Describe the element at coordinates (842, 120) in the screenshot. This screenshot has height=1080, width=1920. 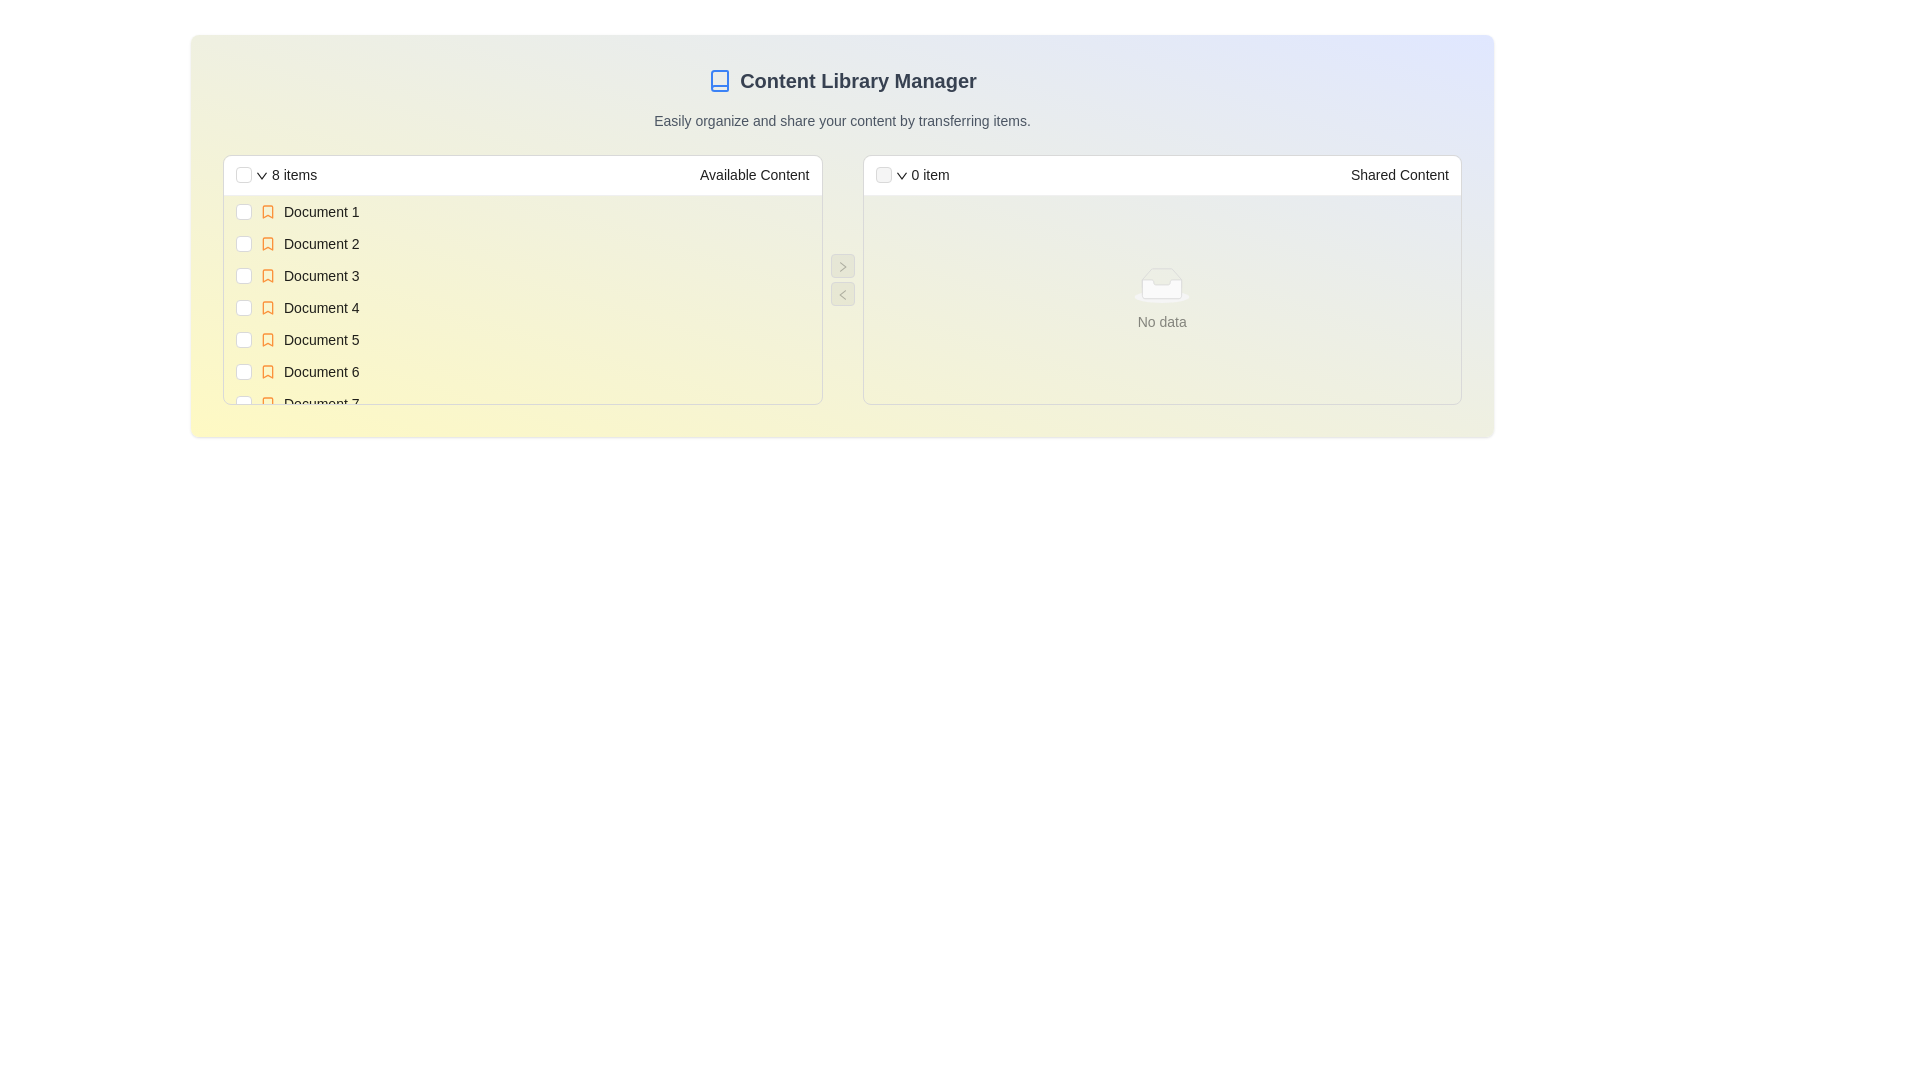
I see `the text display that reads 'Easily organize and share your content by transferring items.' located beneath the heading 'Content Library Manager' in the header section` at that location.